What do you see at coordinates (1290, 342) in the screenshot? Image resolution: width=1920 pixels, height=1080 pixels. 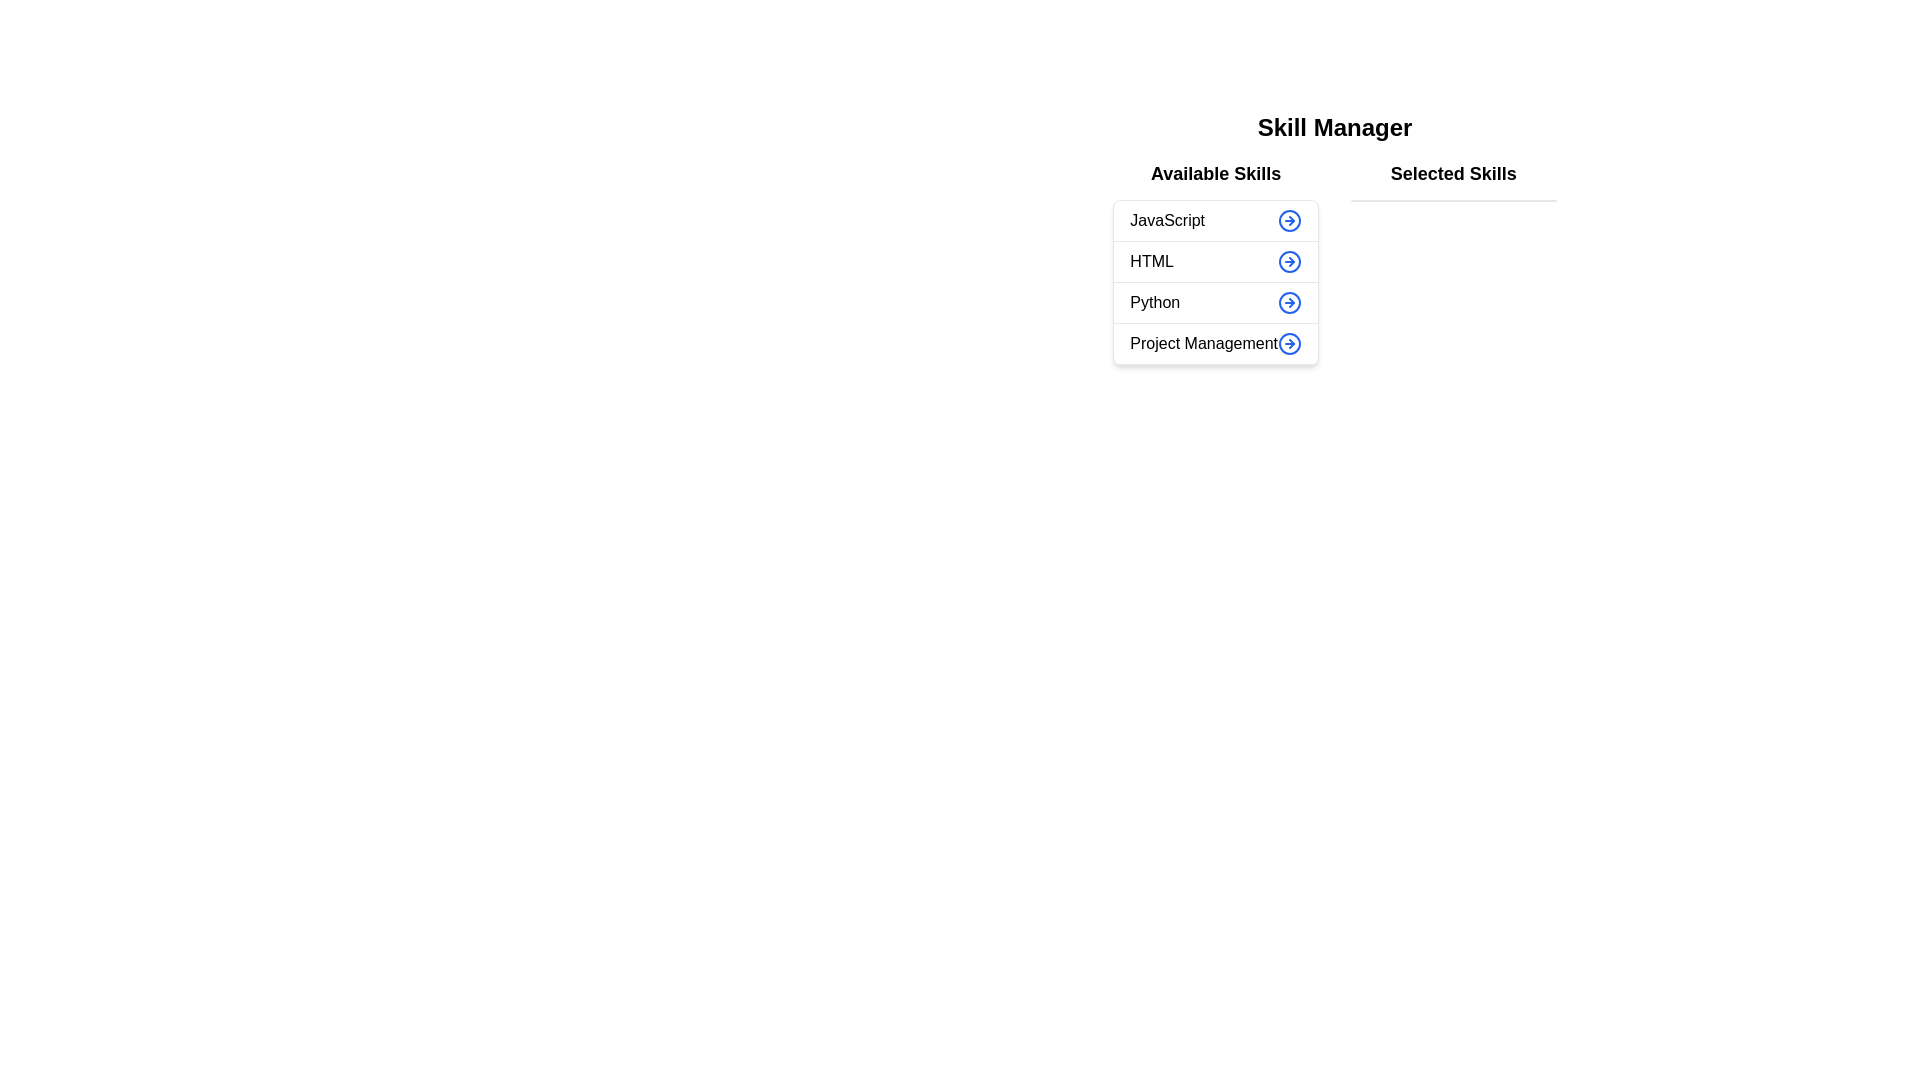 I see `arrow button next to the skill 'Project Management' in the 'Available Skills' list to transfer it to the 'Selected Skills' list` at bounding box center [1290, 342].